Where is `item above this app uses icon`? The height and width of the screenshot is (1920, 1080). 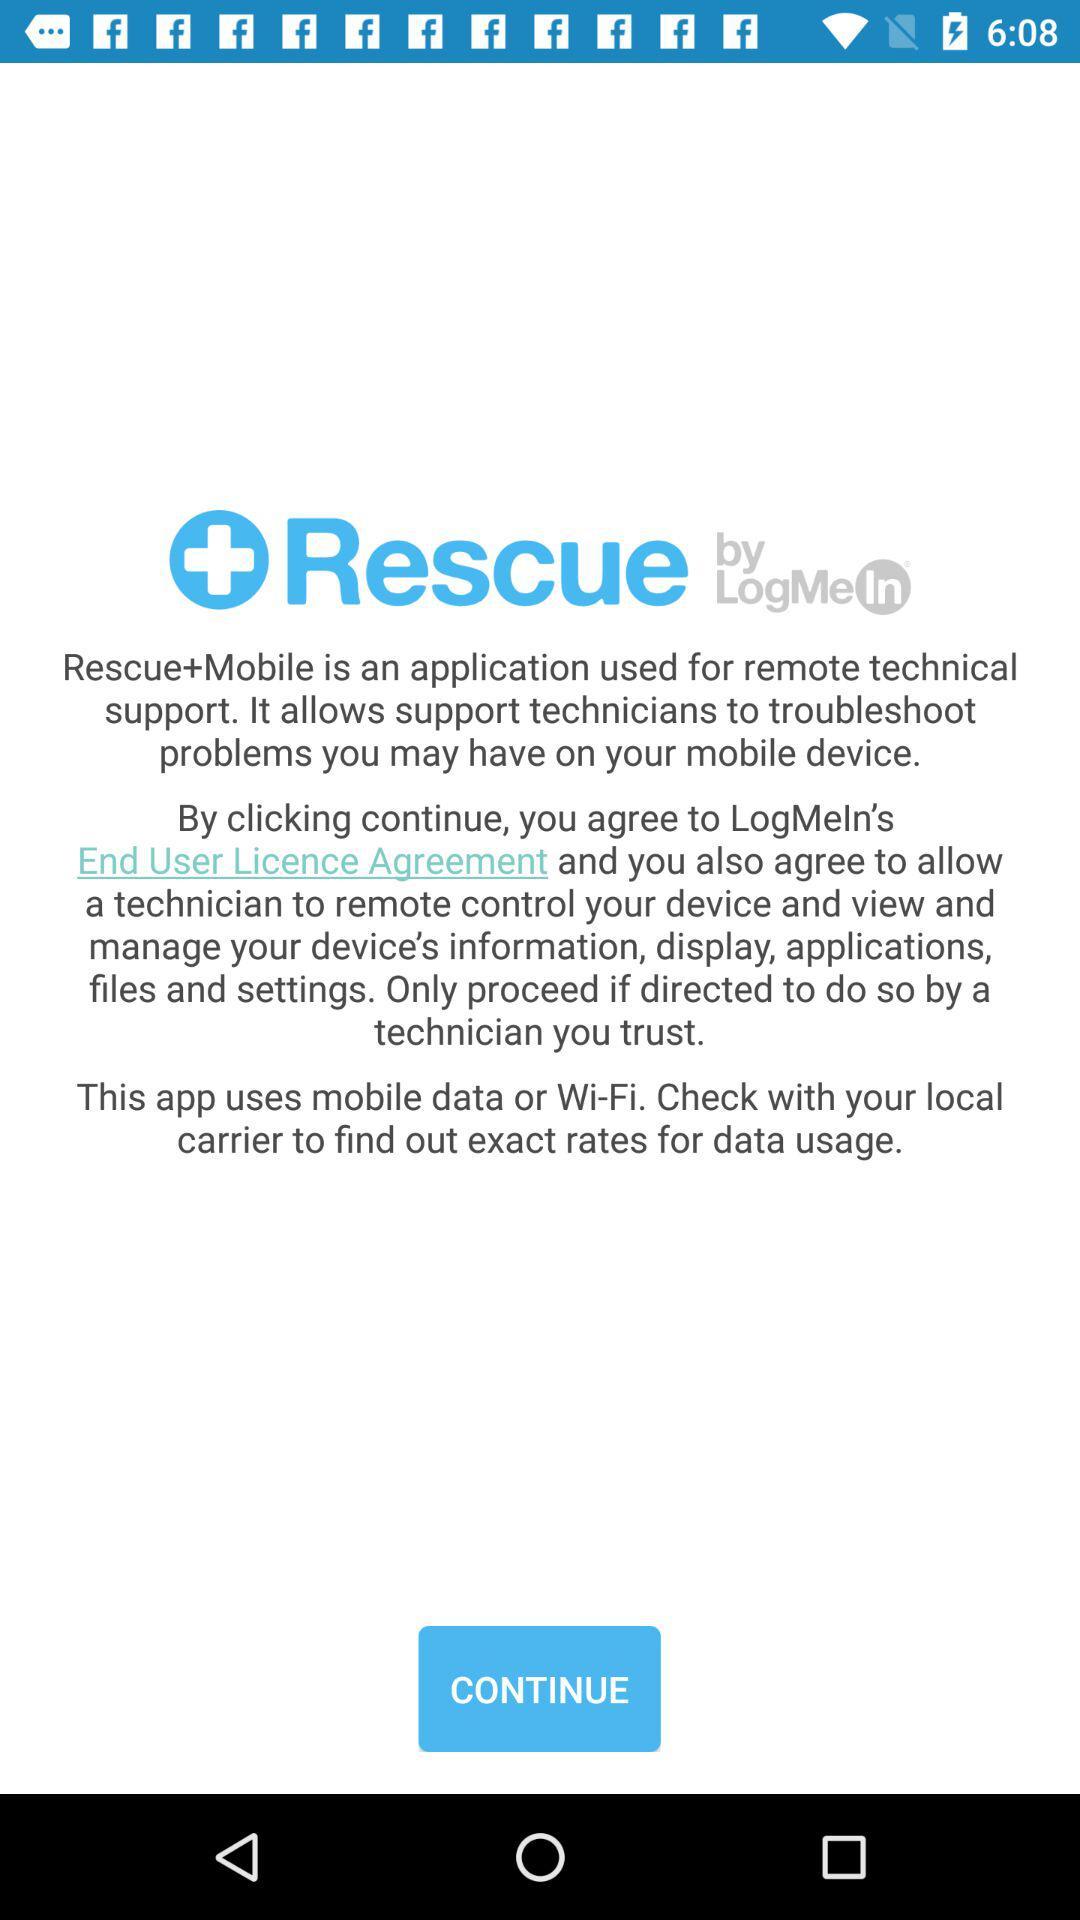 item above this app uses icon is located at coordinates (540, 922).